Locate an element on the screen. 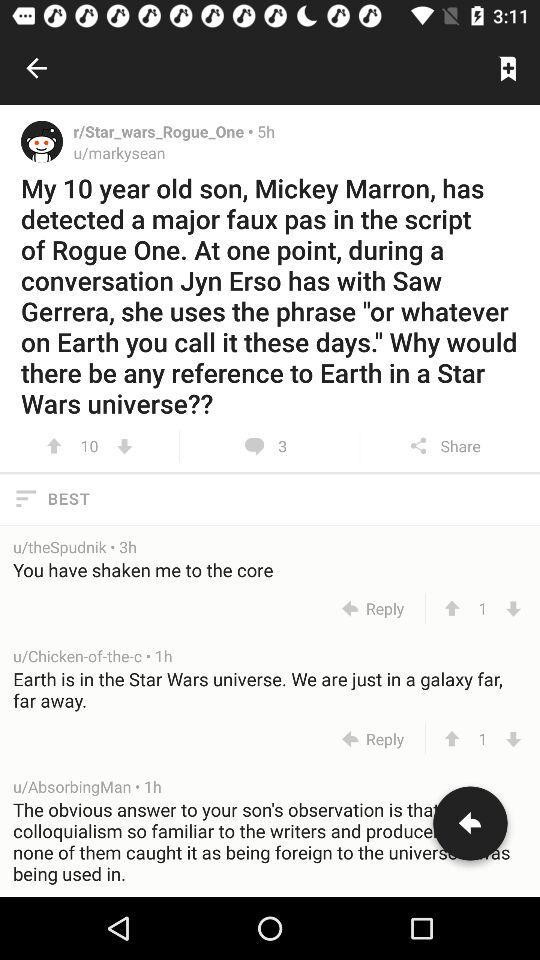  the item at the top right corner is located at coordinates (508, 68).